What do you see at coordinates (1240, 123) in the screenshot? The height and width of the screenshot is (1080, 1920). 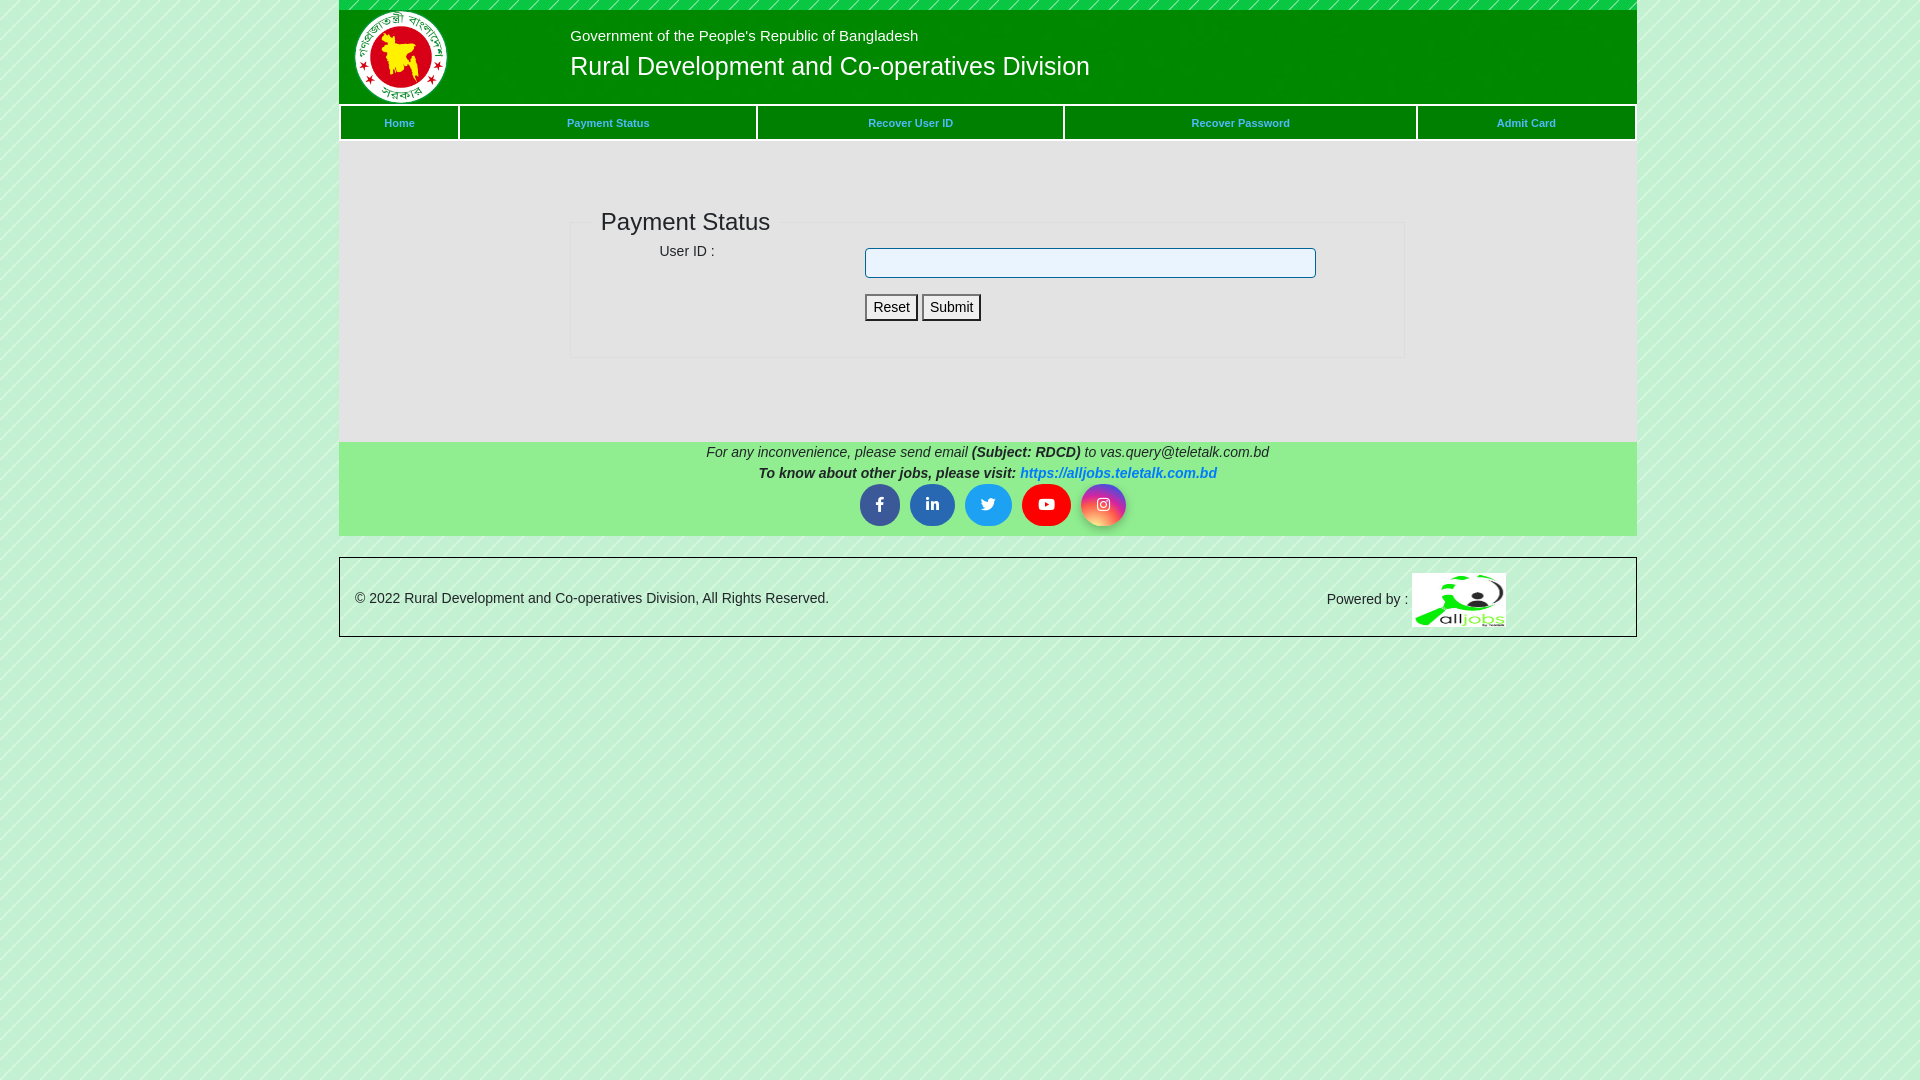 I see `'Recover Password'` at bounding box center [1240, 123].